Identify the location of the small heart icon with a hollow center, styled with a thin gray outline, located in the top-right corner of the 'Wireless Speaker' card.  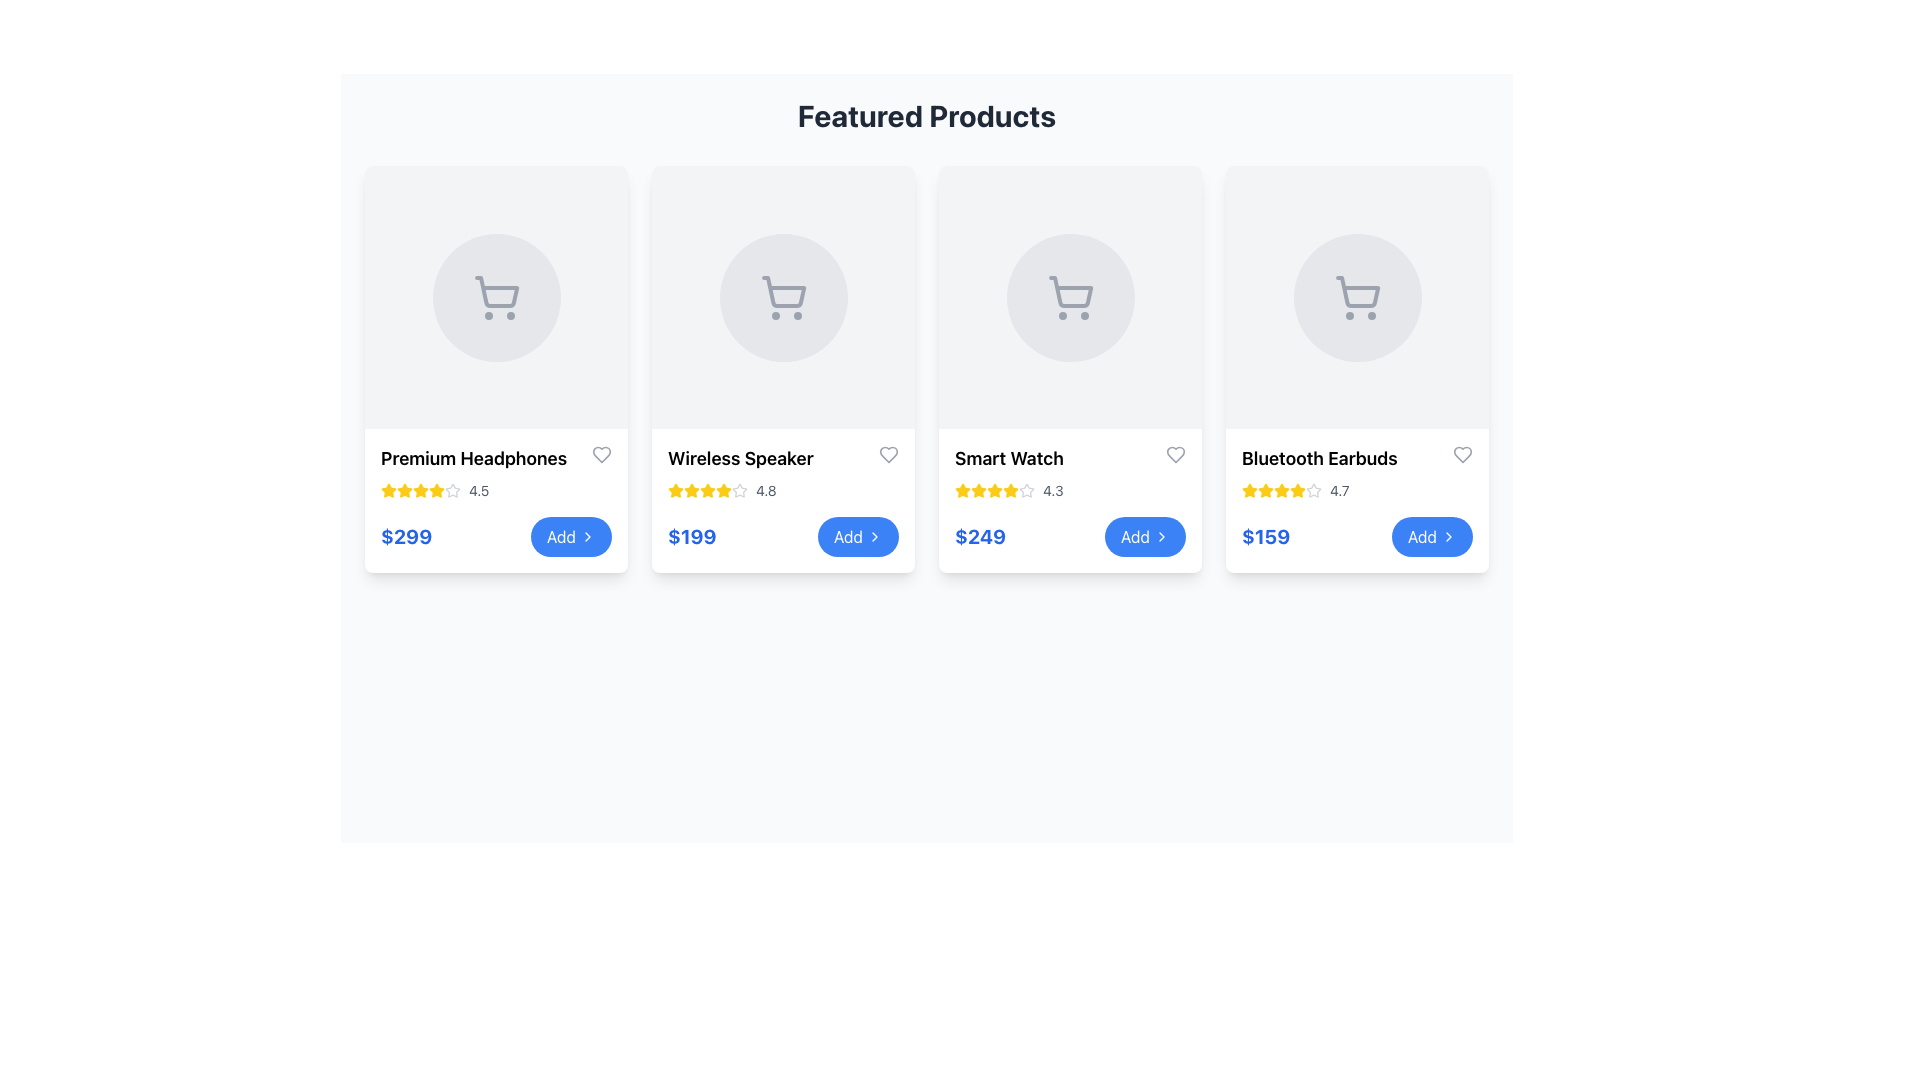
(887, 455).